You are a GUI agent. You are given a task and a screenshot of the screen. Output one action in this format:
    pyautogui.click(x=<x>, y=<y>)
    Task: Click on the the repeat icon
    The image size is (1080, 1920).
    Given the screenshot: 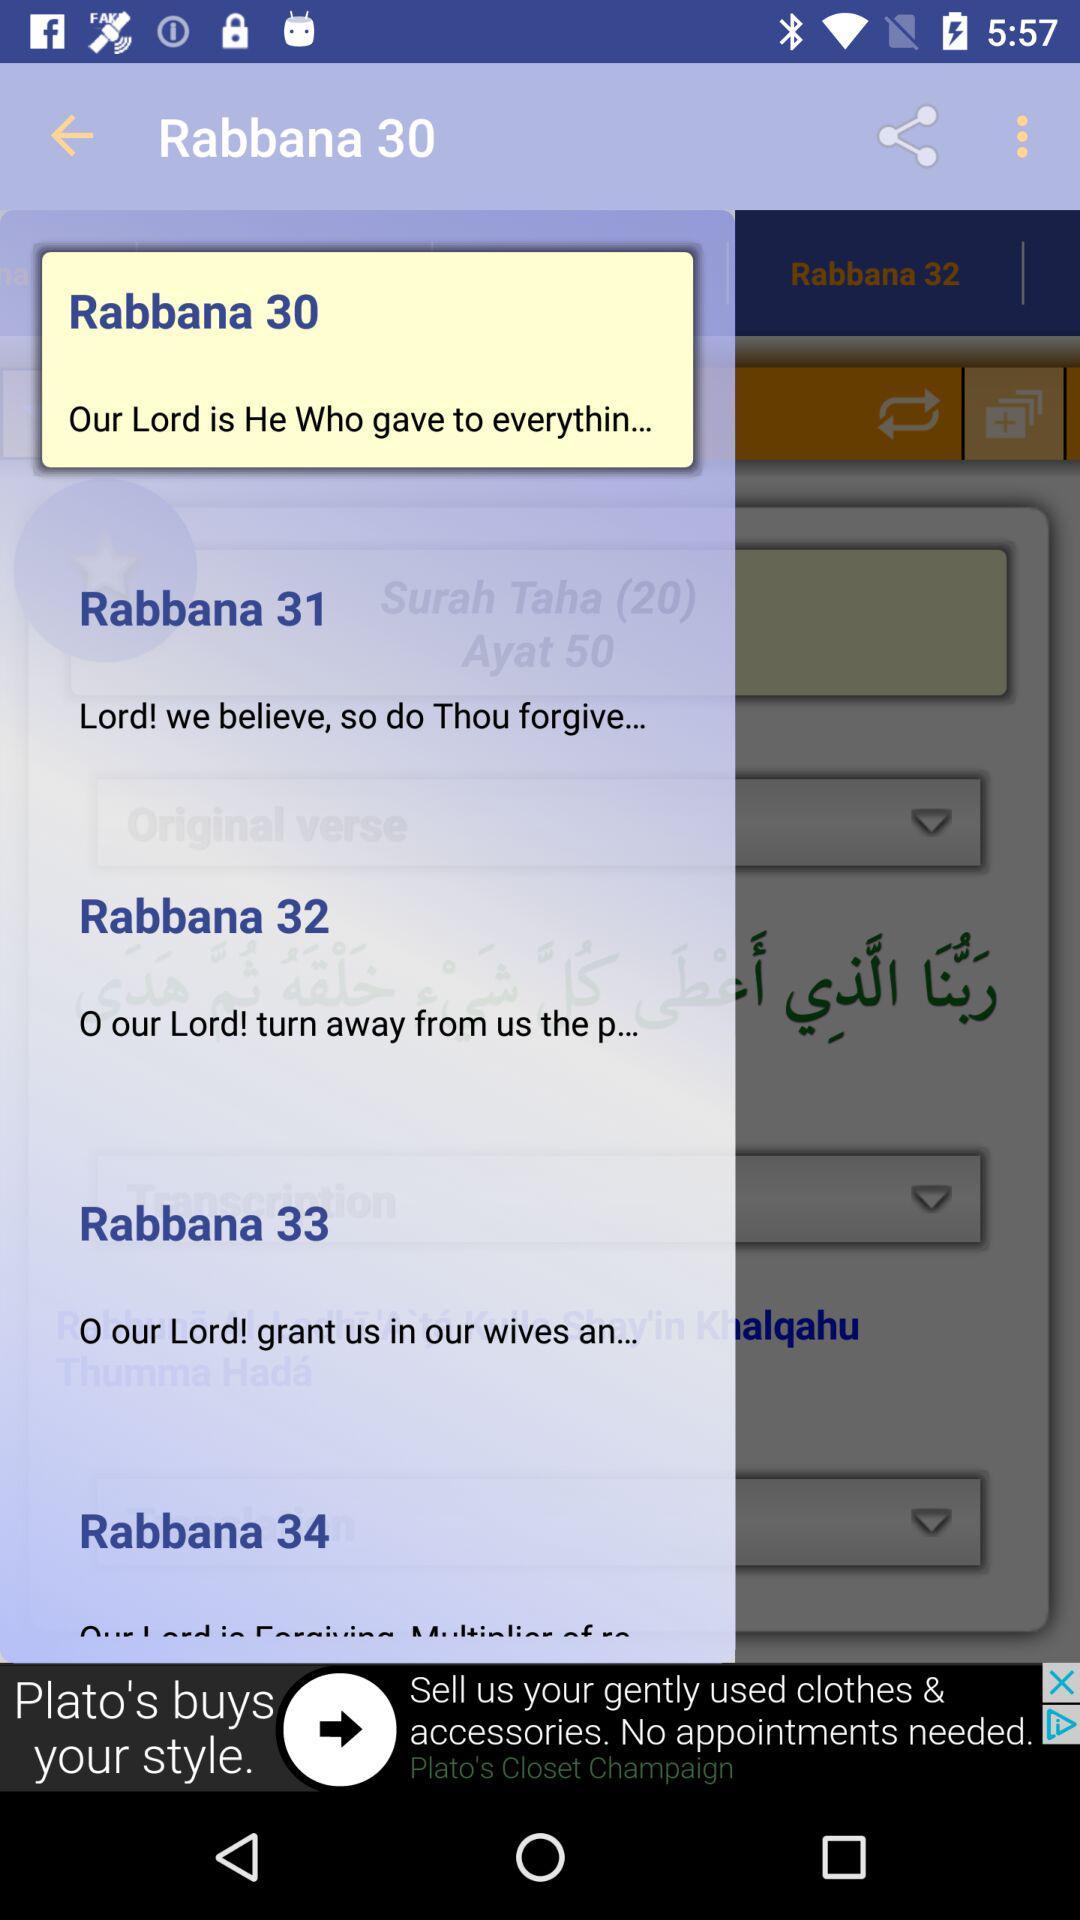 What is the action you would take?
    pyautogui.click(x=909, y=412)
    